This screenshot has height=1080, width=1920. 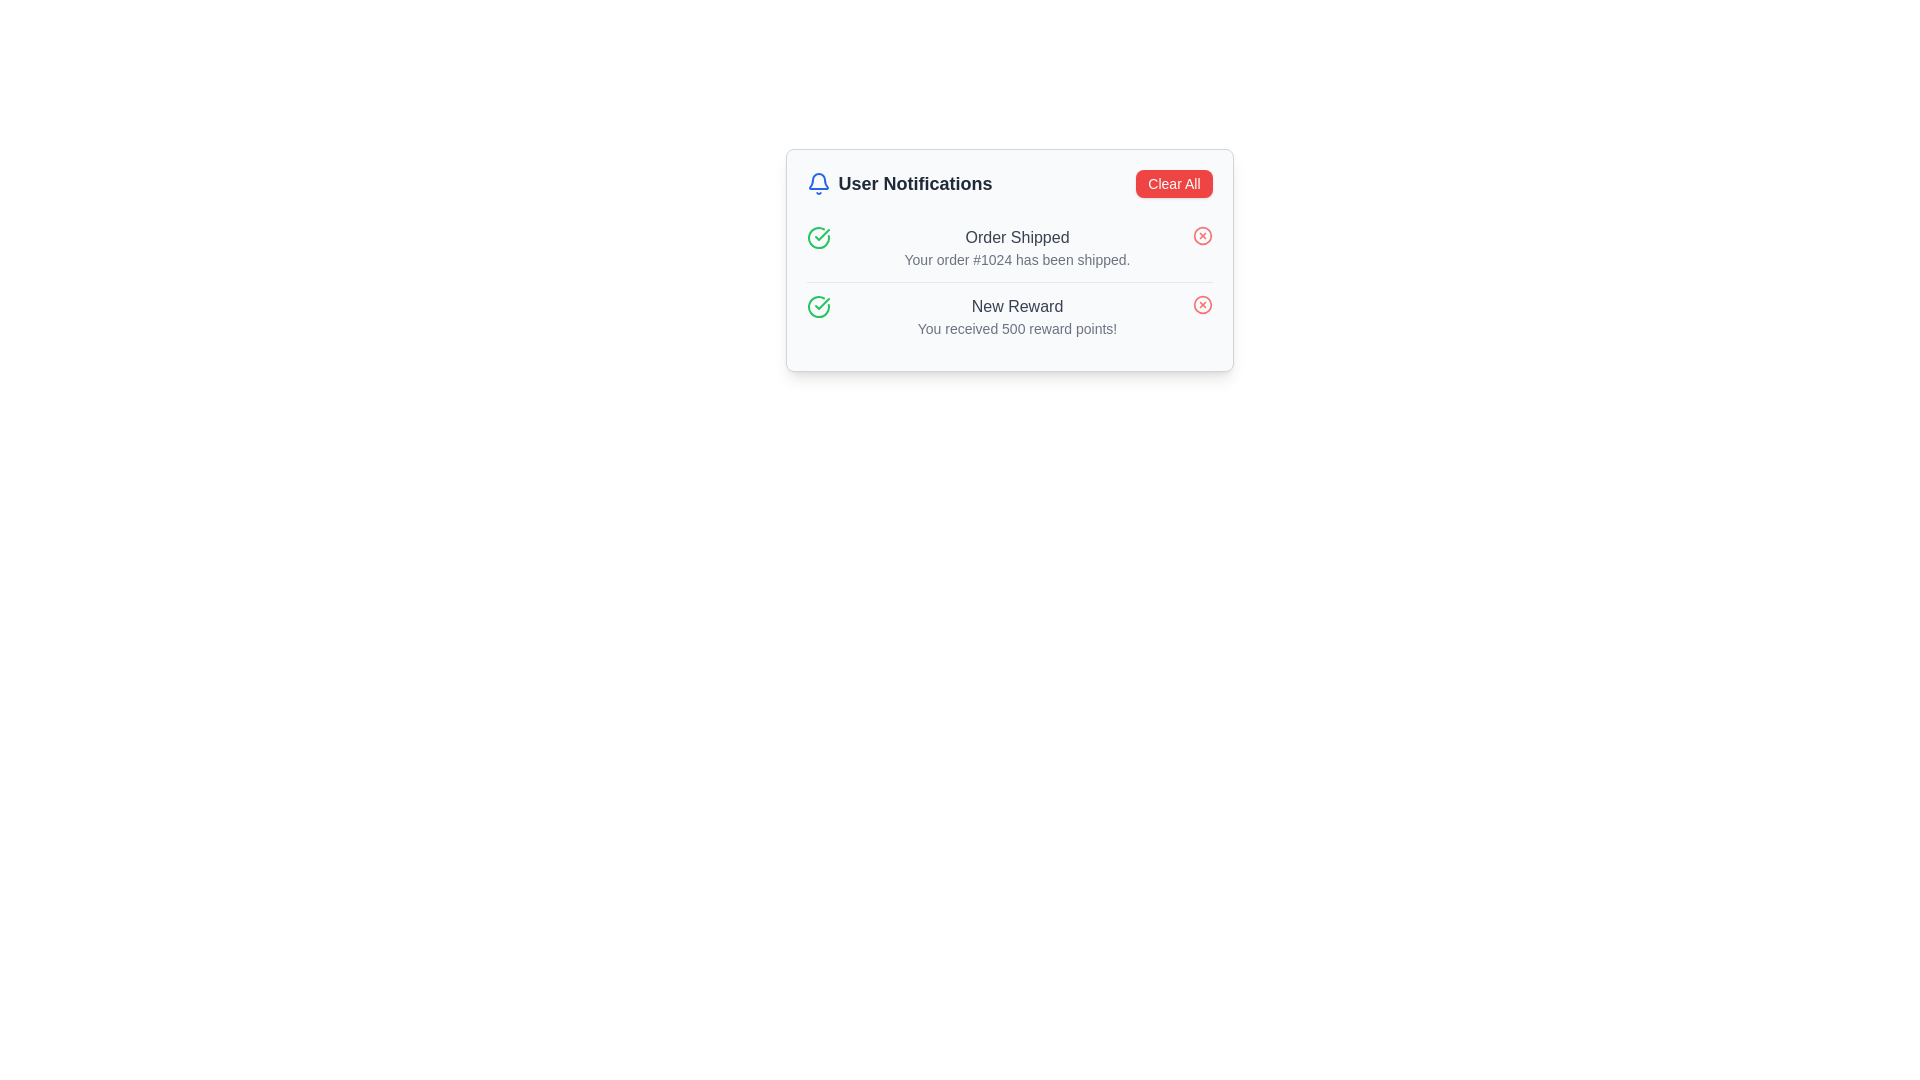 What do you see at coordinates (1201, 304) in the screenshot?
I see `the circular button with a red border and 'X' symbol, located at the far right of the 'New Reward' notification` at bounding box center [1201, 304].